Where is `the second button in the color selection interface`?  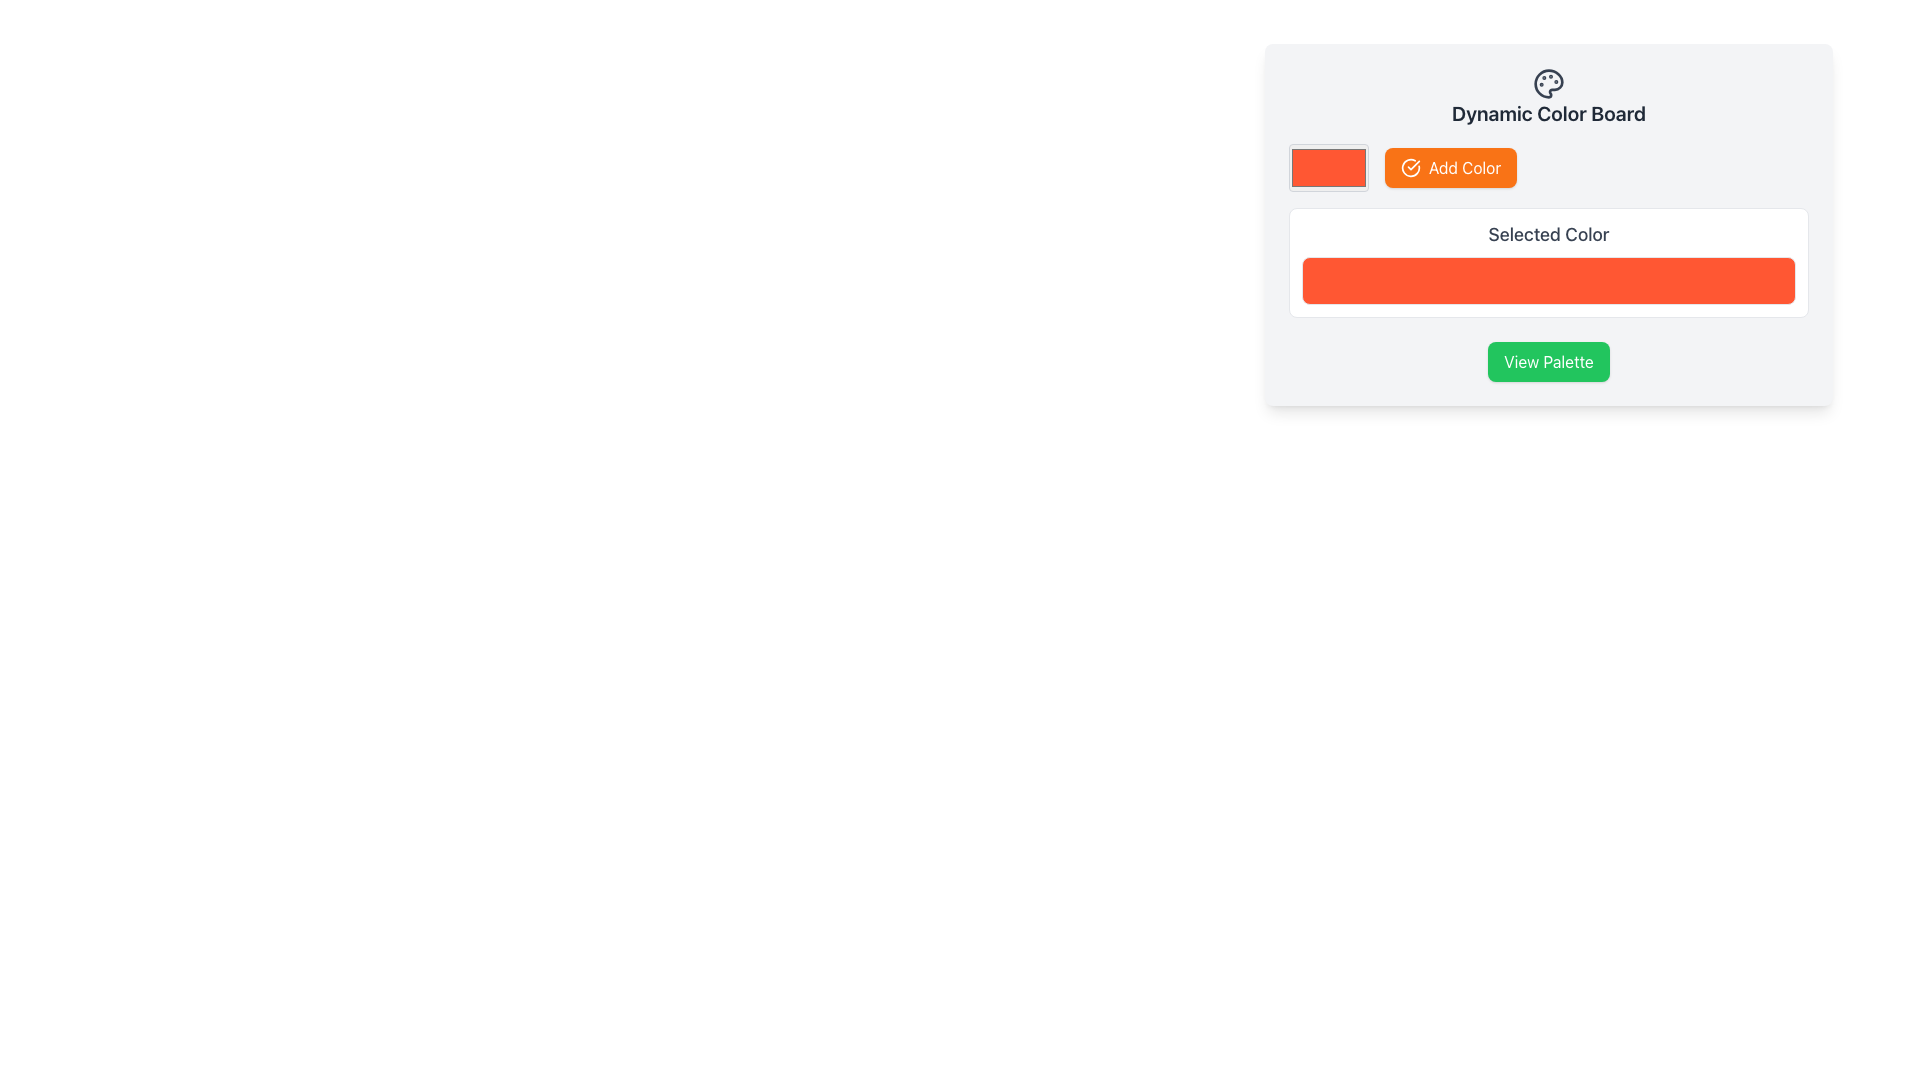
the second button in the color selection interface is located at coordinates (1451, 167).